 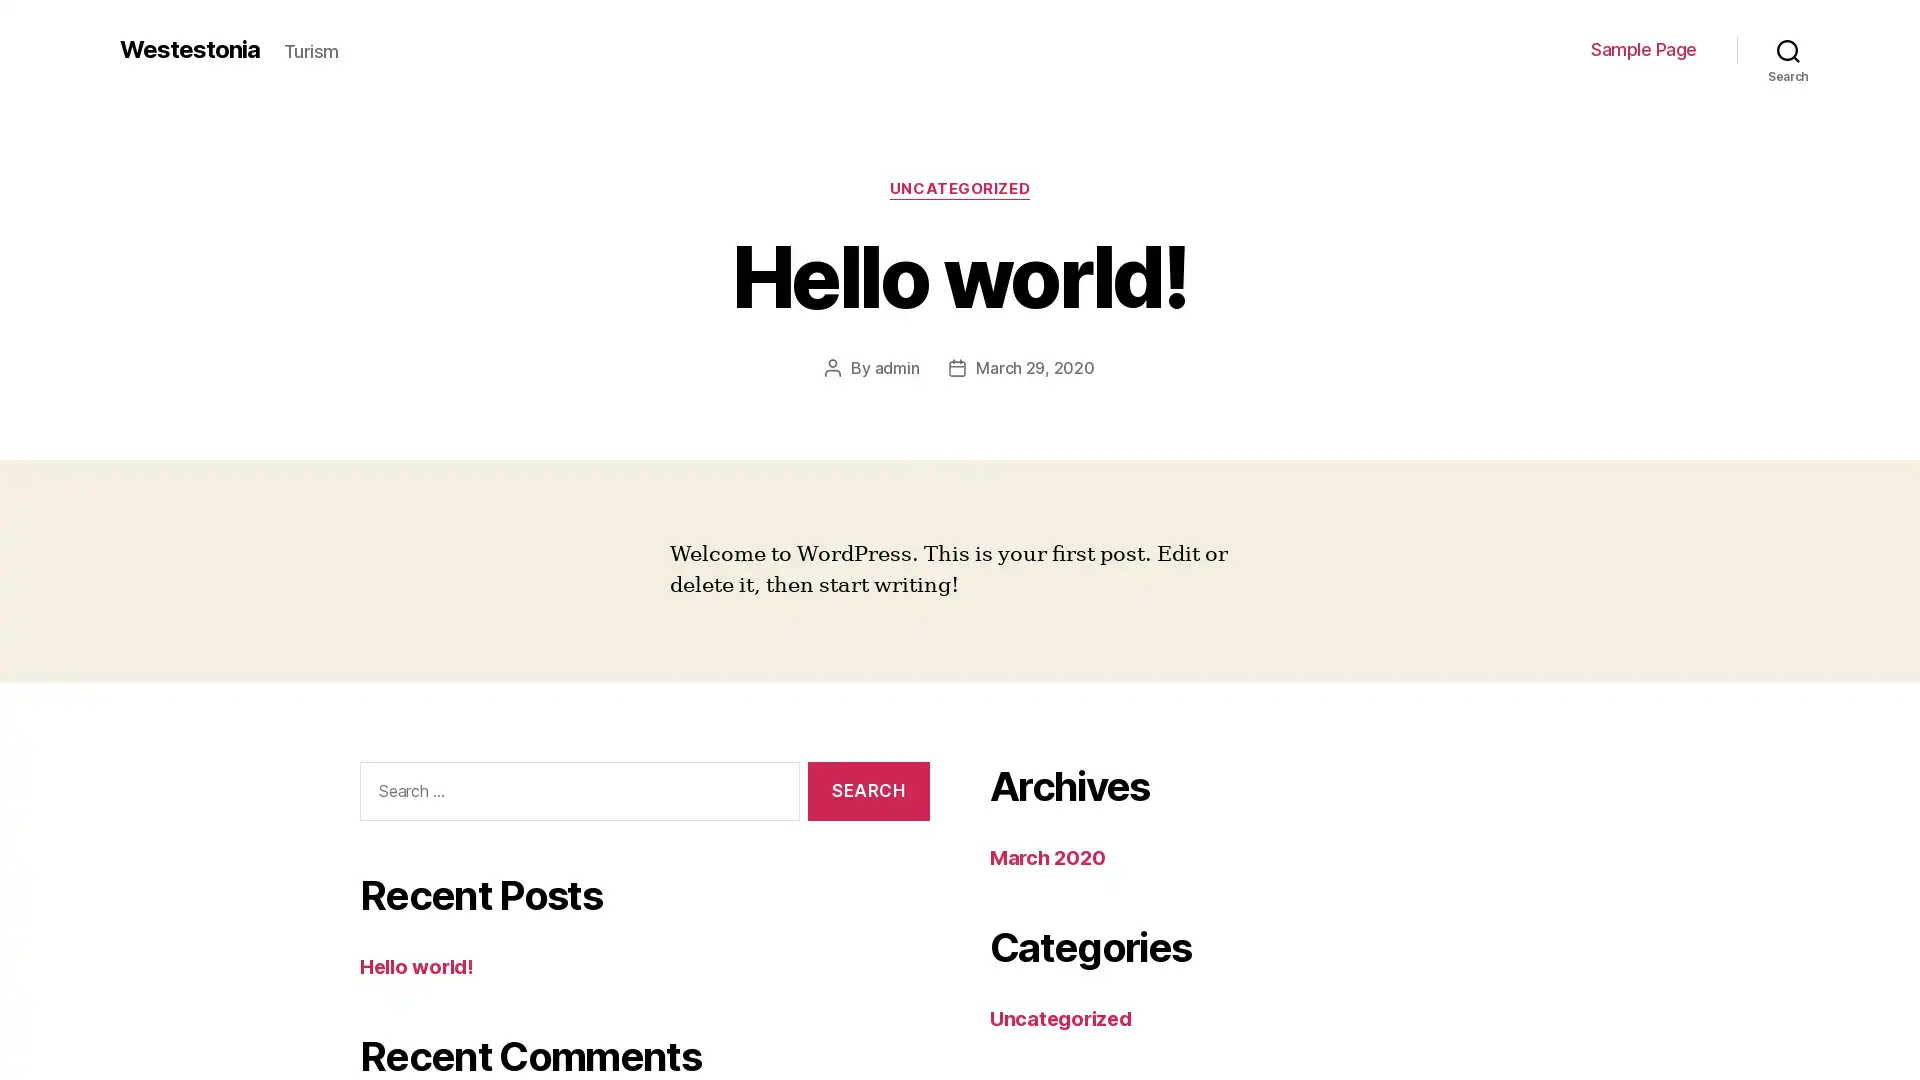 I want to click on Search, so click(x=868, y=789).